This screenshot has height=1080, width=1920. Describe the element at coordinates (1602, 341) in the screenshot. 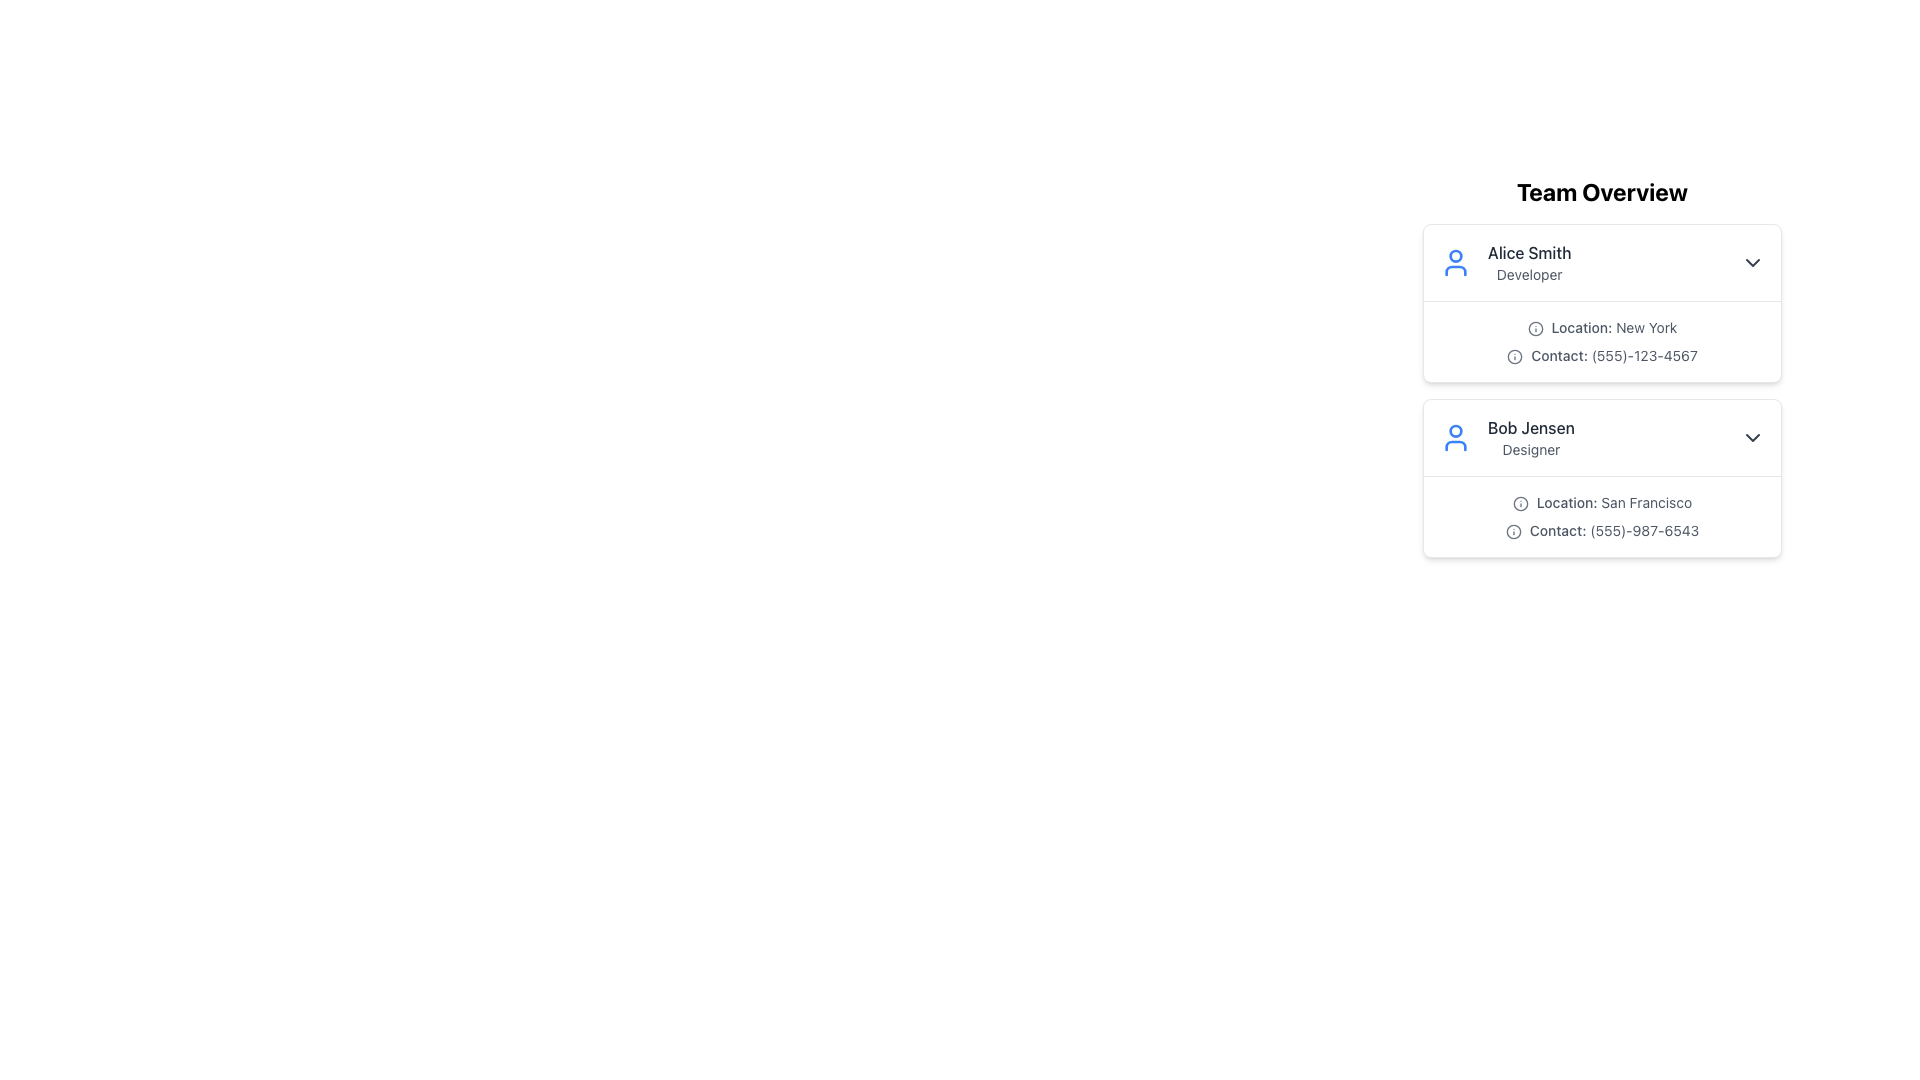

I see `the textual information display with icons showing 'Location: New York' and 'Contact: (555)-123-4567'` at that location.